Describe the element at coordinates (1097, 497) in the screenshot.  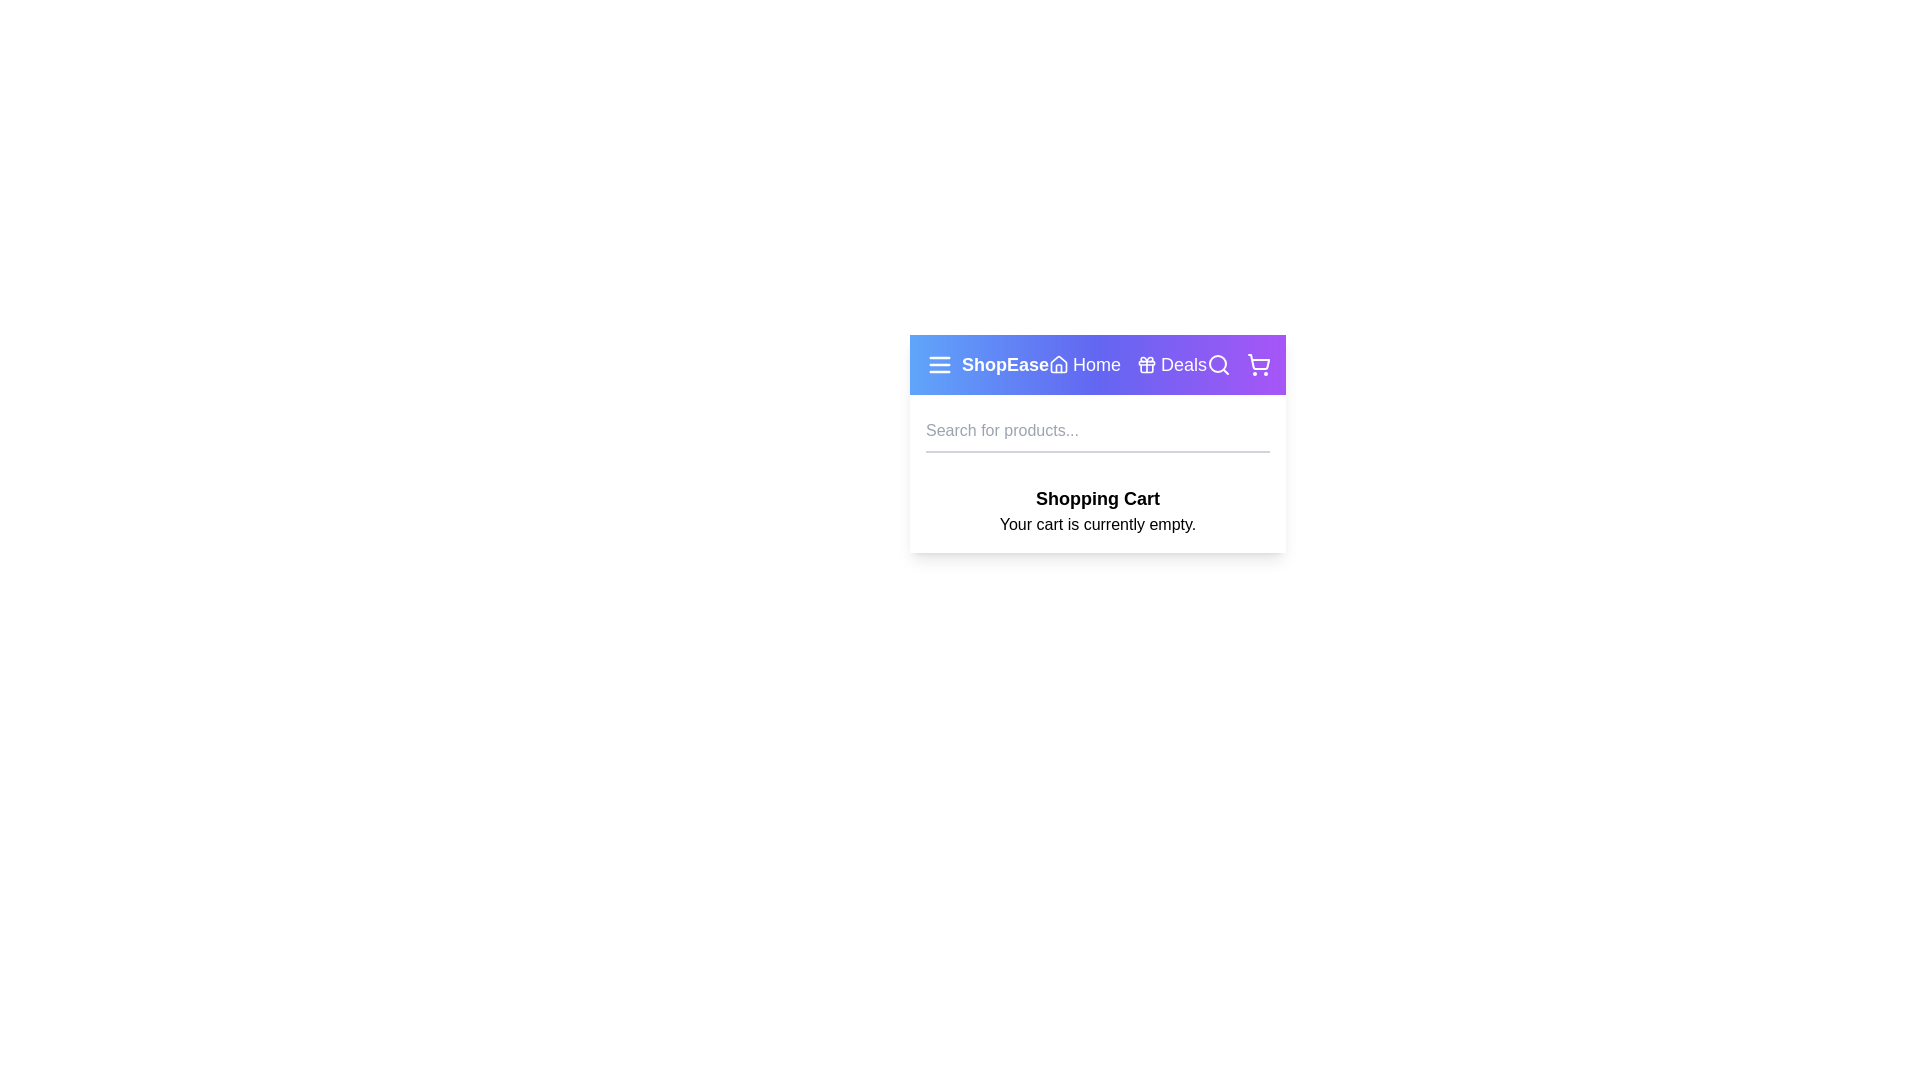
I see `the 'Shopping Cart' text to toggle the visibility of the shopping cart section` at that location.